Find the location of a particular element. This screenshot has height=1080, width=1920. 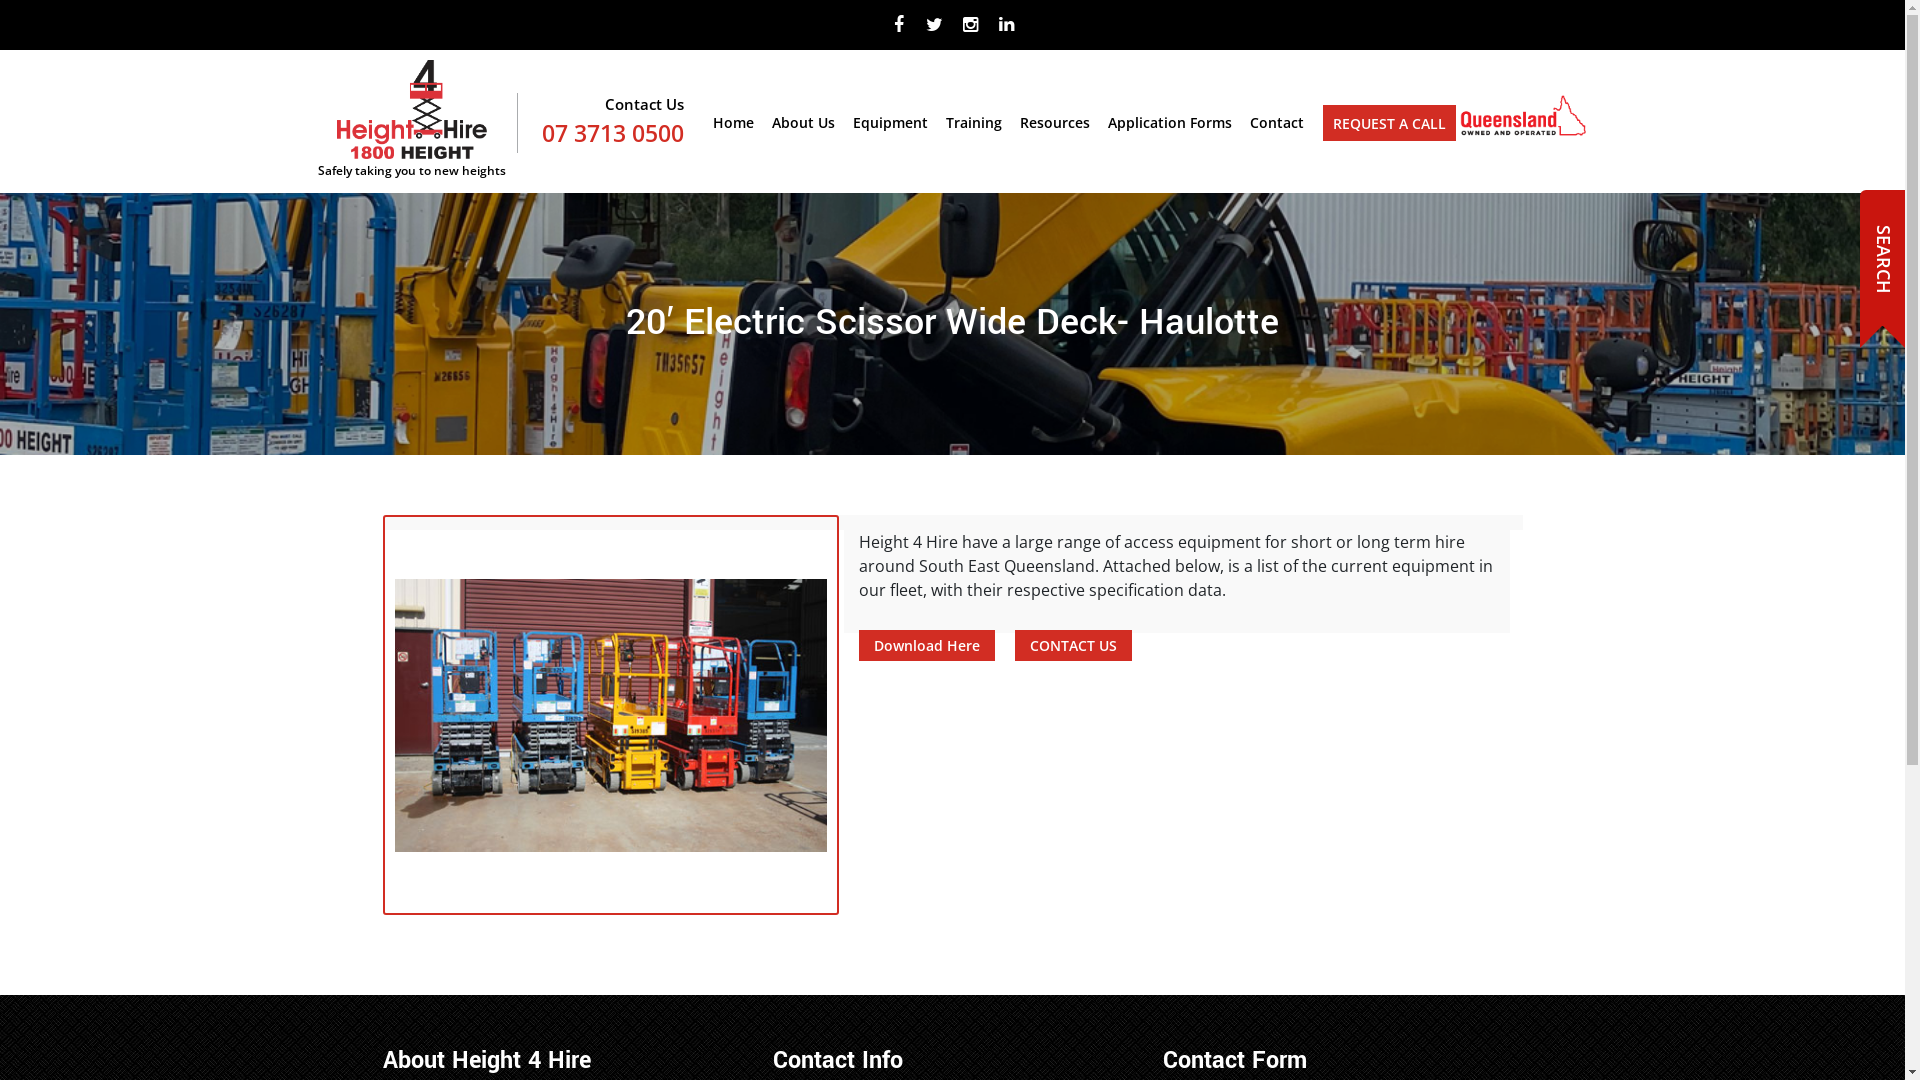

'About Us' is located at coordinates (803, 132).